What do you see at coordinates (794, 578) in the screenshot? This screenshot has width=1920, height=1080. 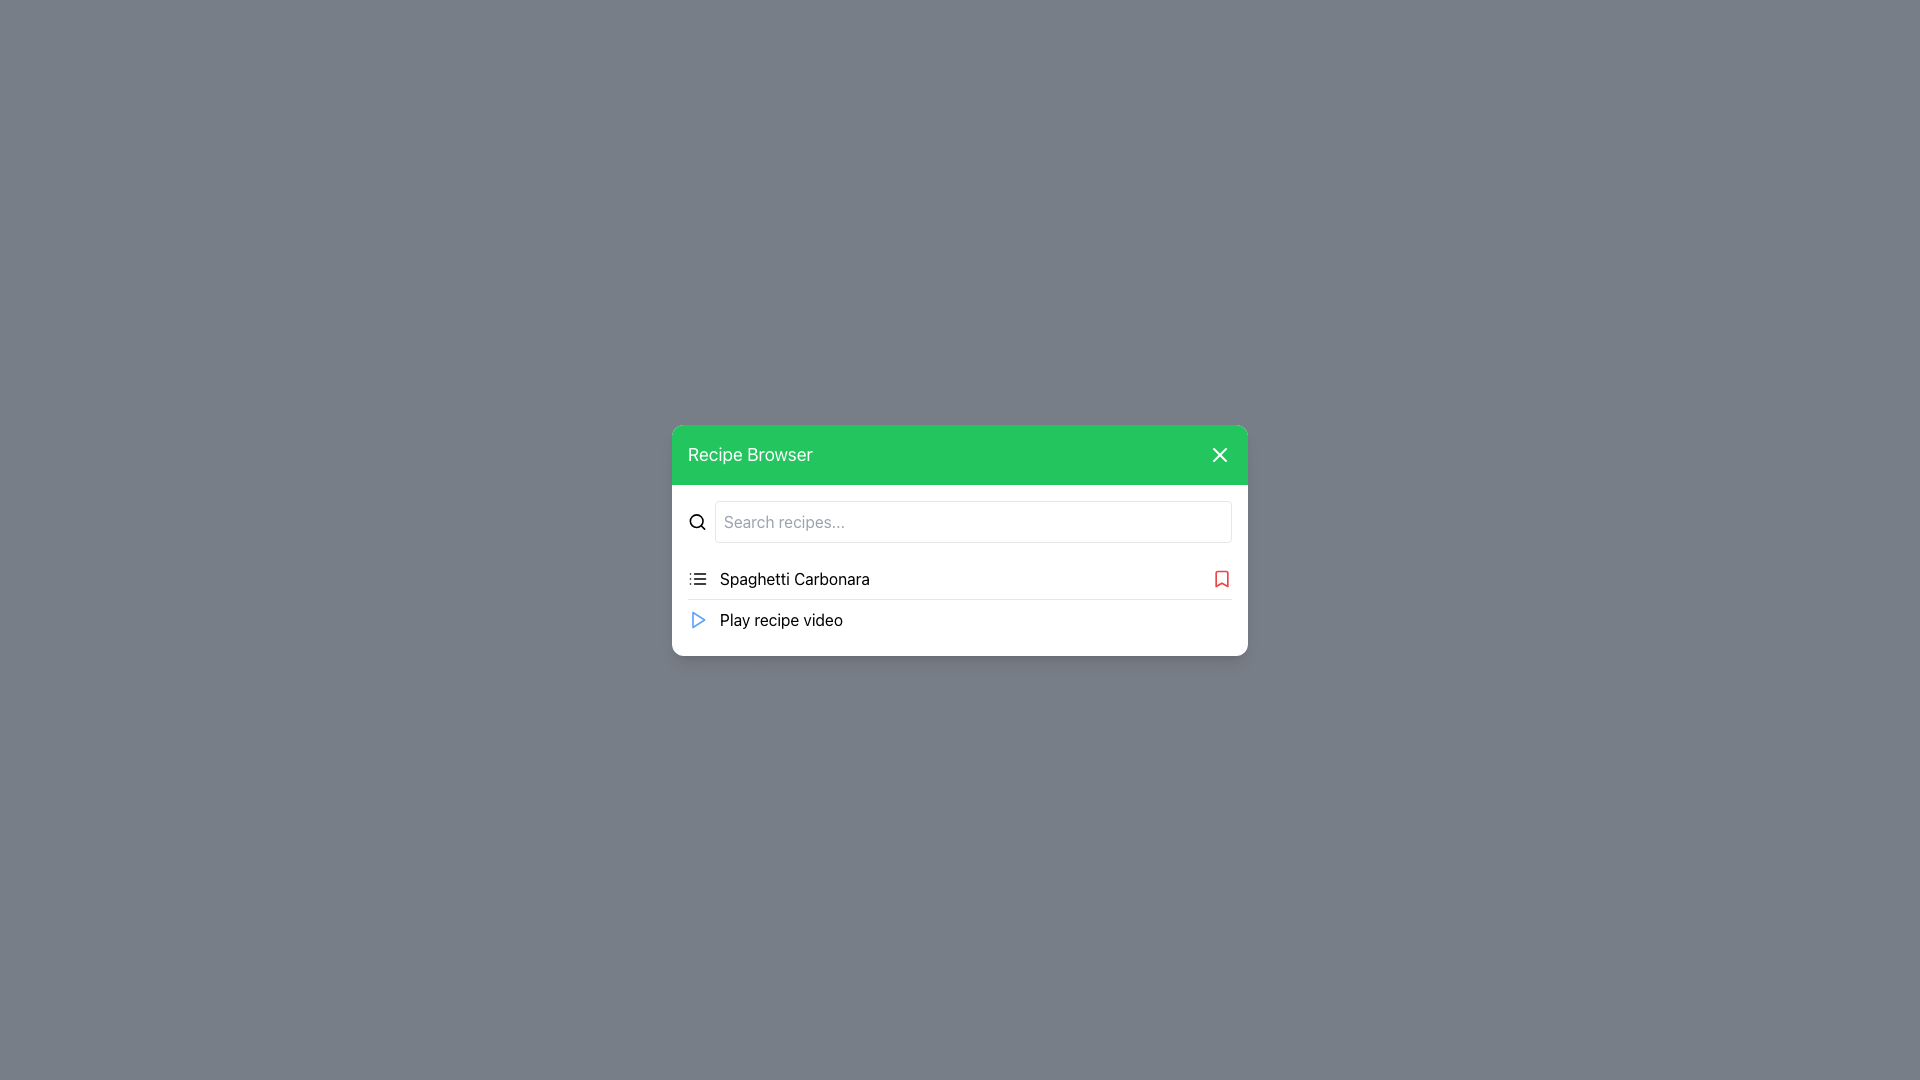 I see `the text label for the recipe 'Spaghetti Carbonara' located in the 'Recipe Browser' modal` at bounding box center [794, 578].